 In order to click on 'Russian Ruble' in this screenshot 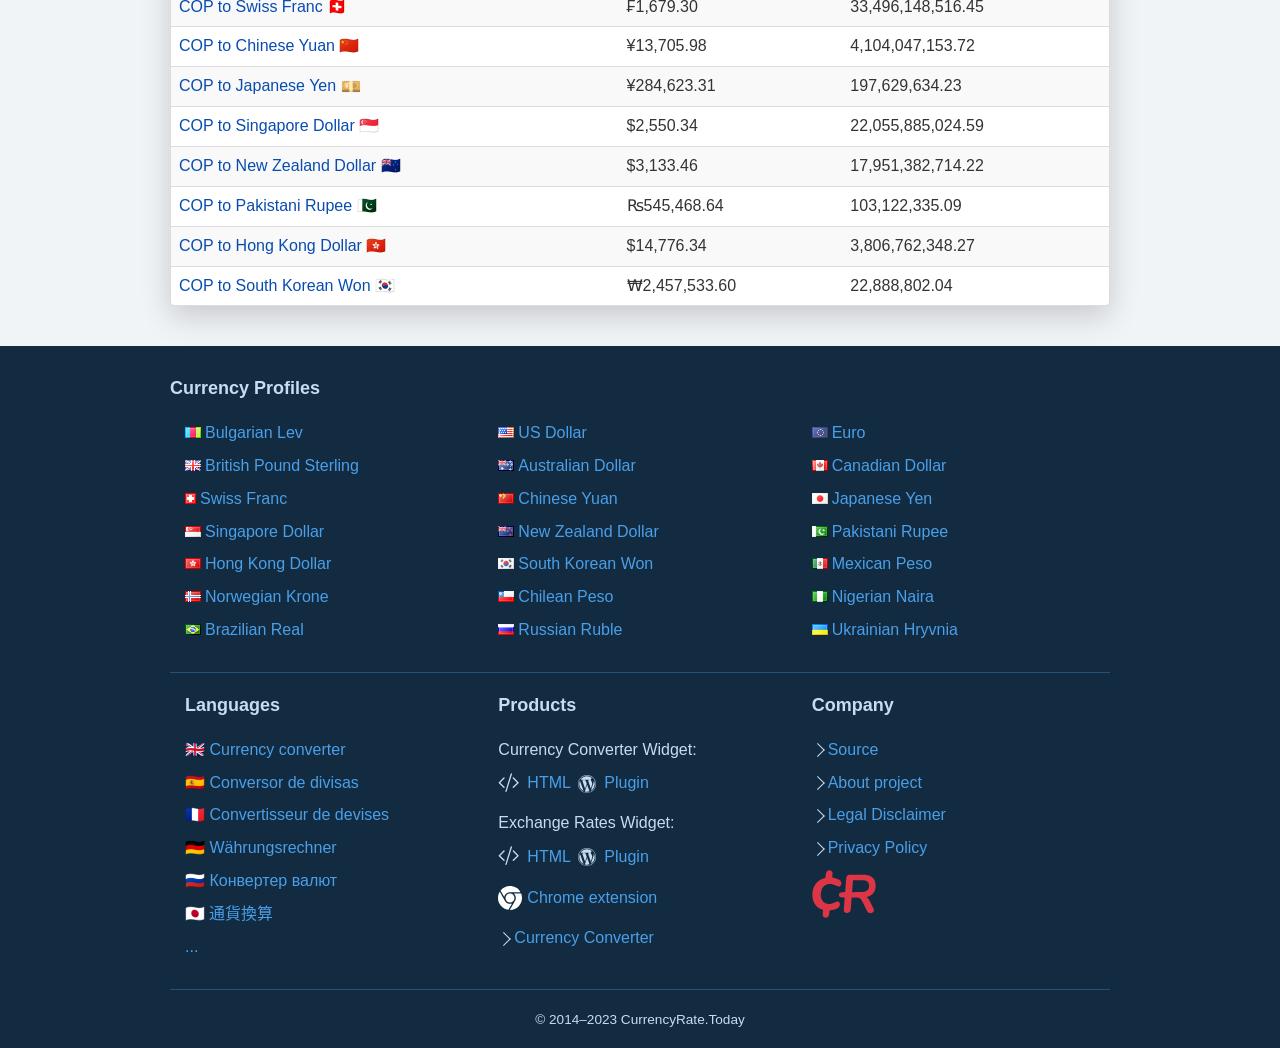, I will do `click(568, 628)`.